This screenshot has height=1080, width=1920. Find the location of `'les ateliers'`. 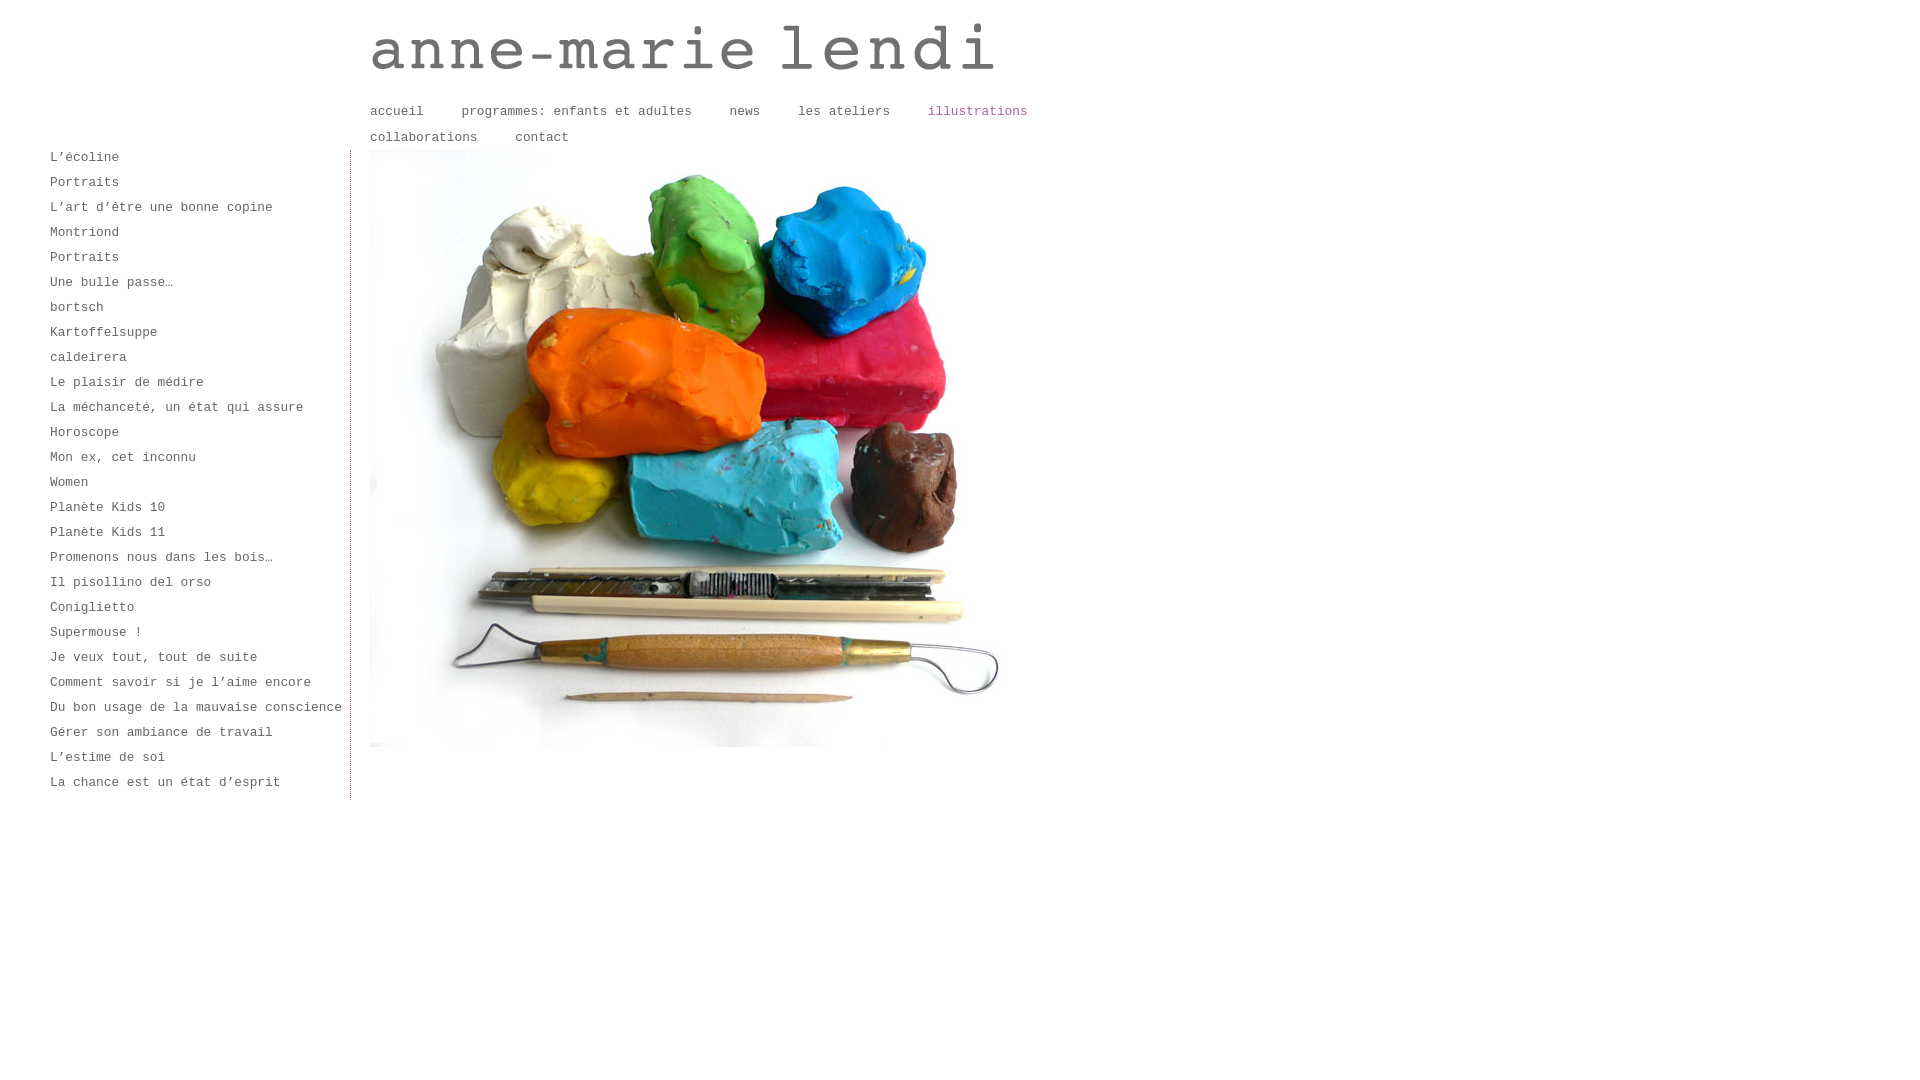

'les ateliers' is located at coordinates (844, 111).